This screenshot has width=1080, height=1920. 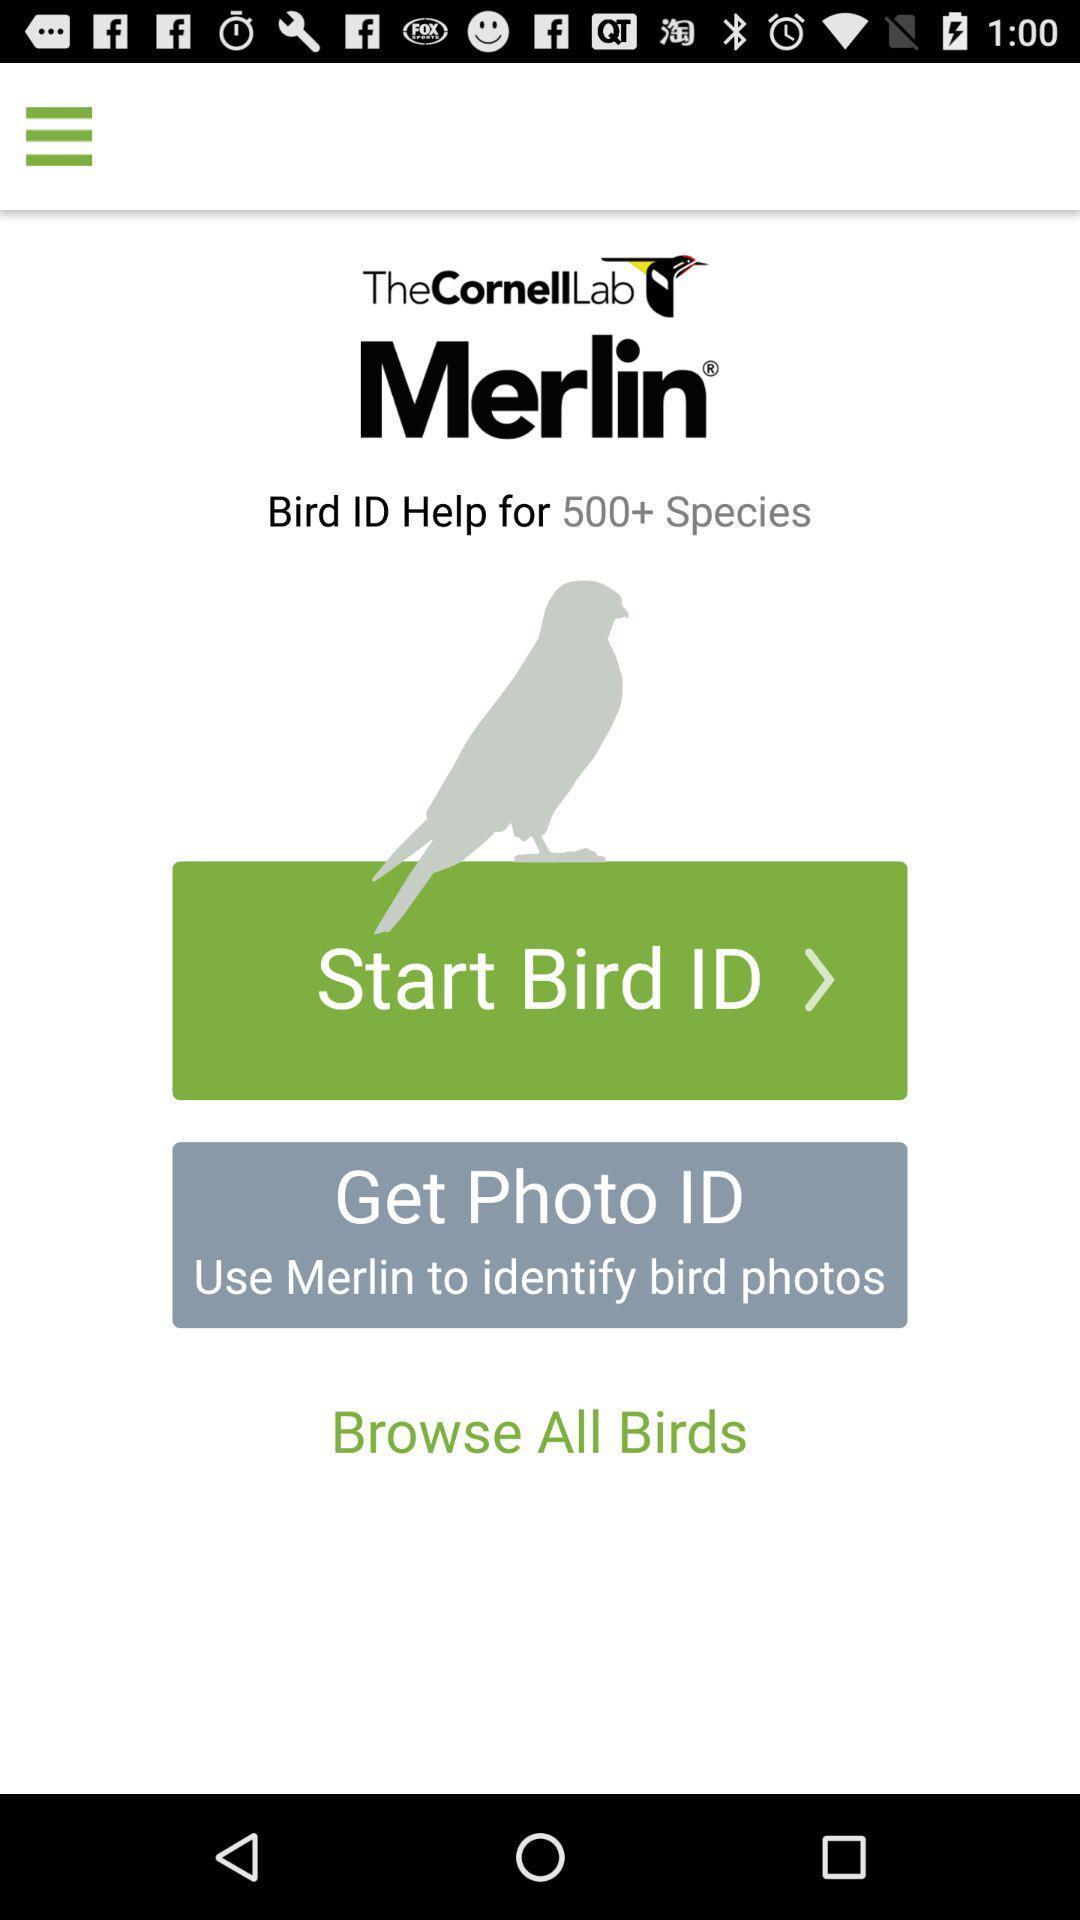 What do you see at coordinates (538, 1428) in the screenshot?
I see `the browse all birds` at bounding box center [538, 1428].